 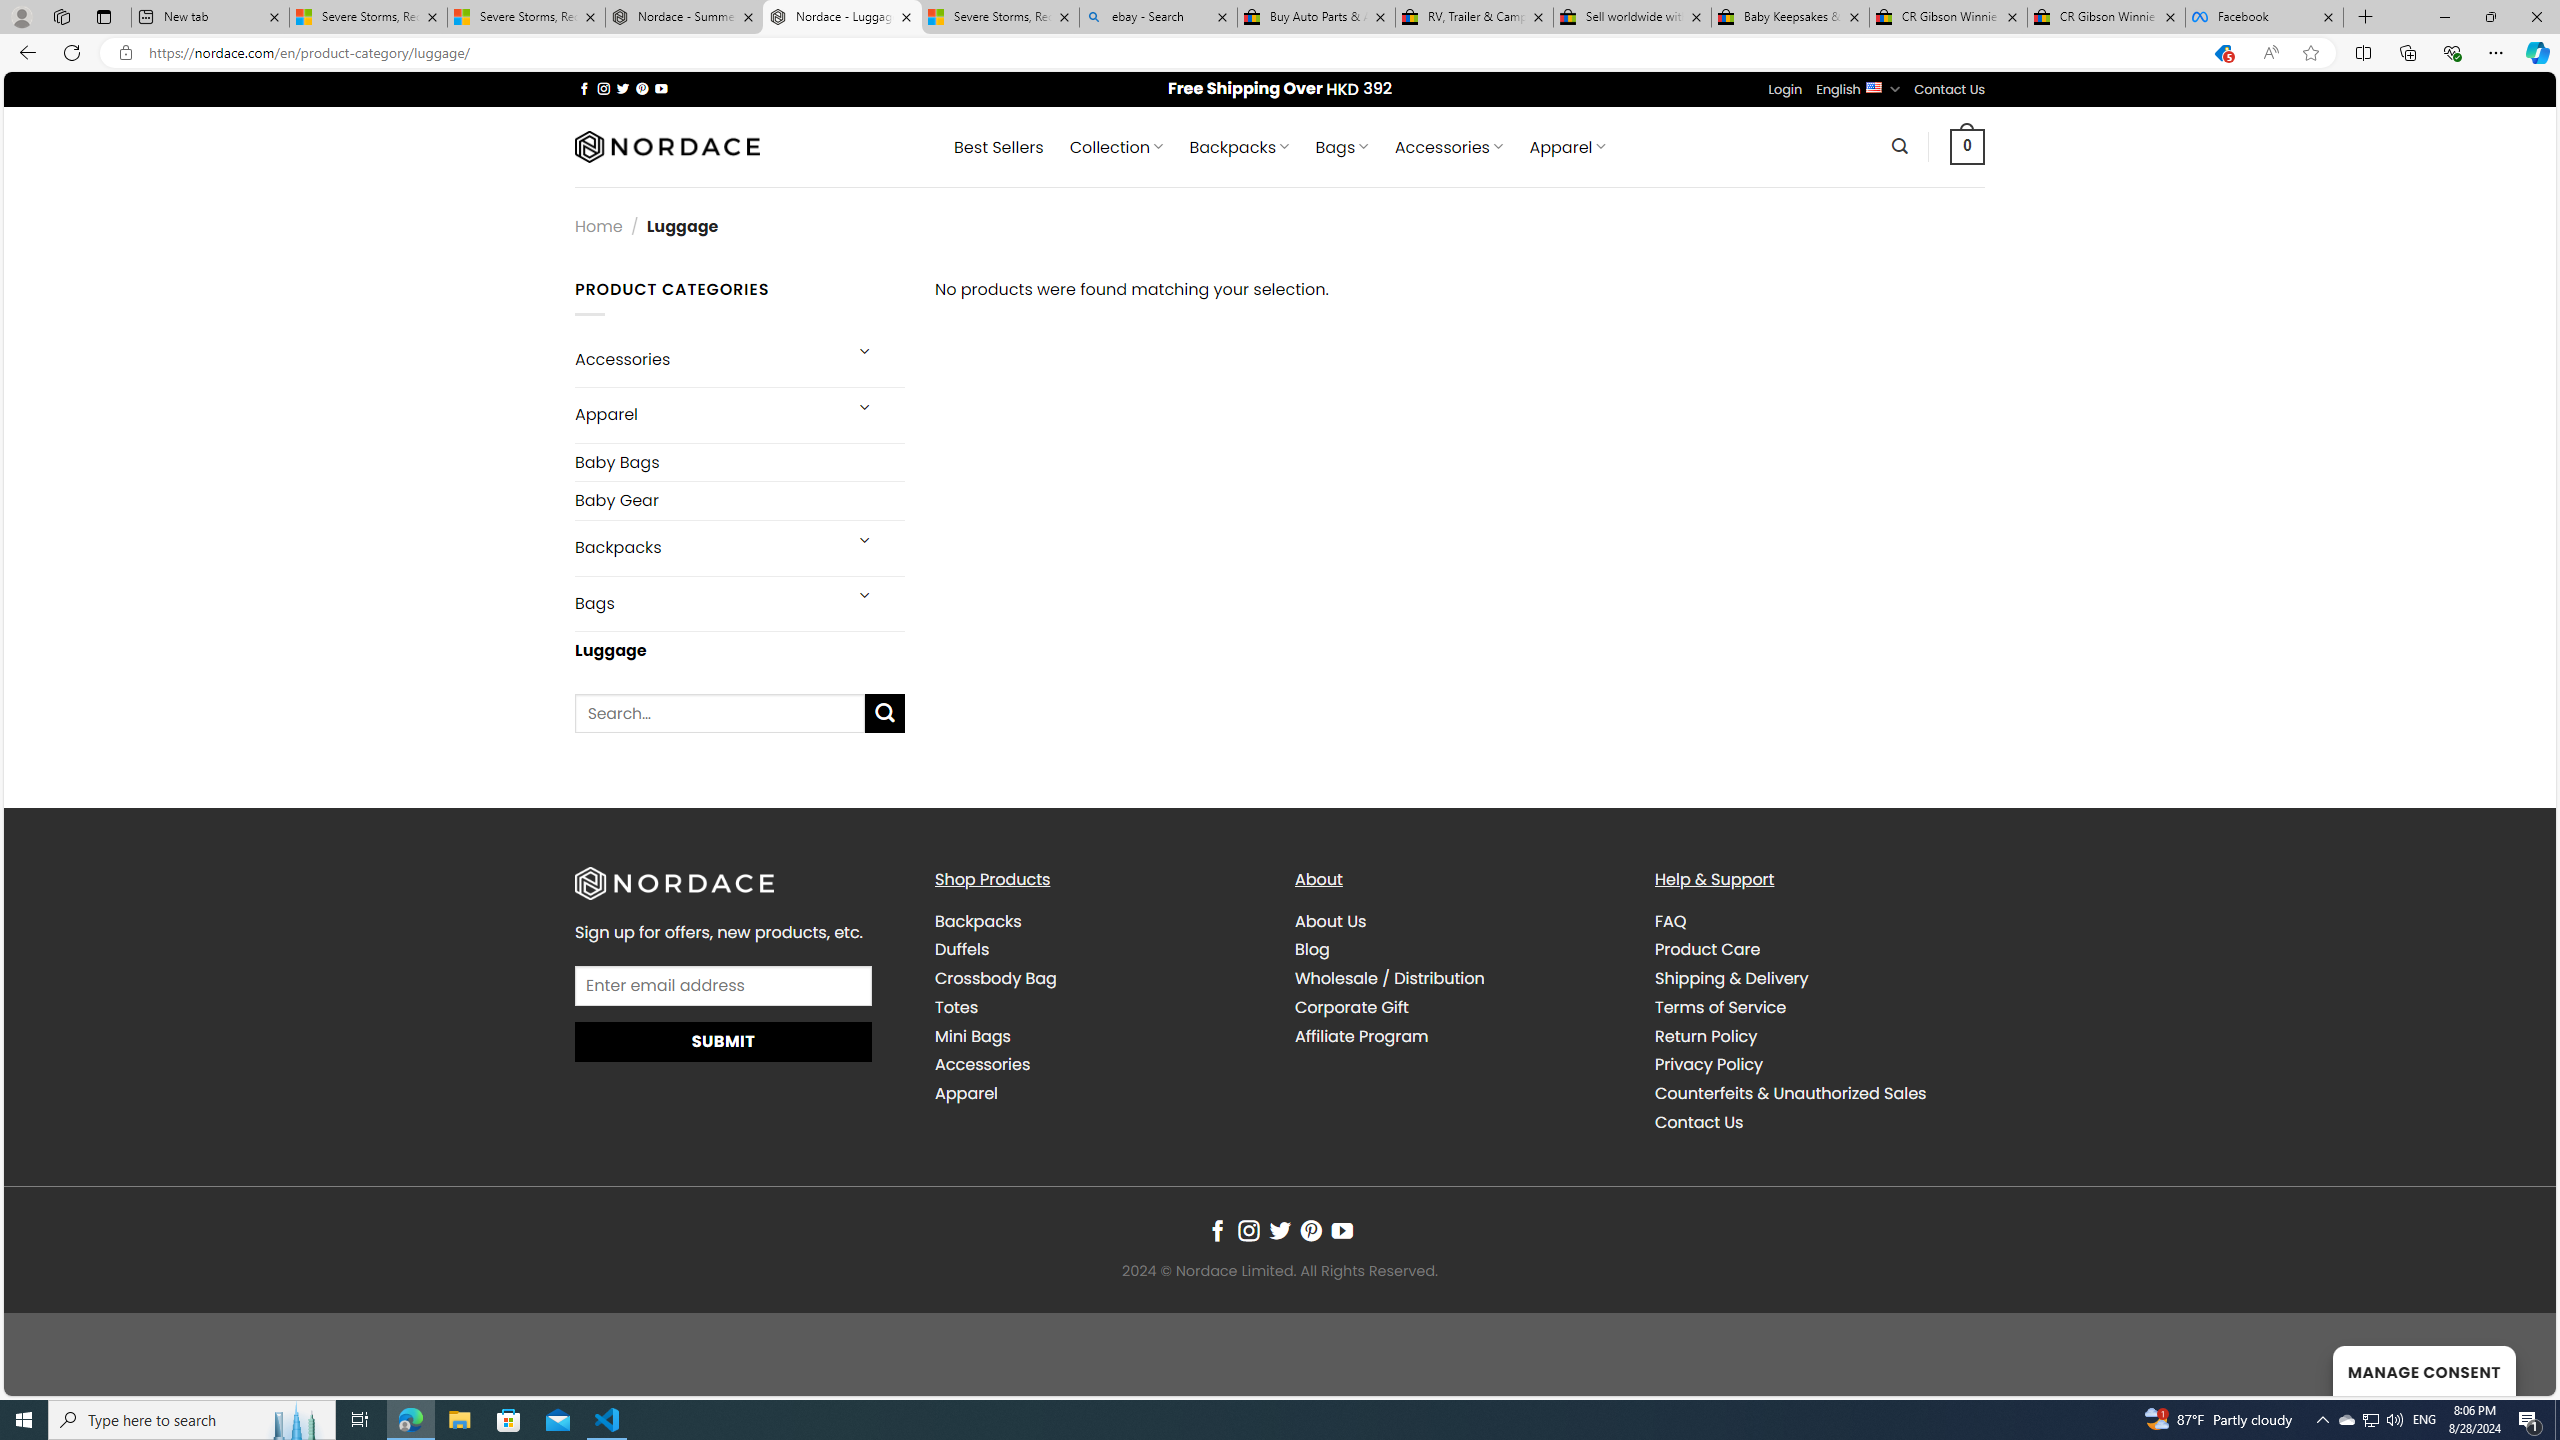 I want to click on 'New Tab', so click(x=2365, y=16).